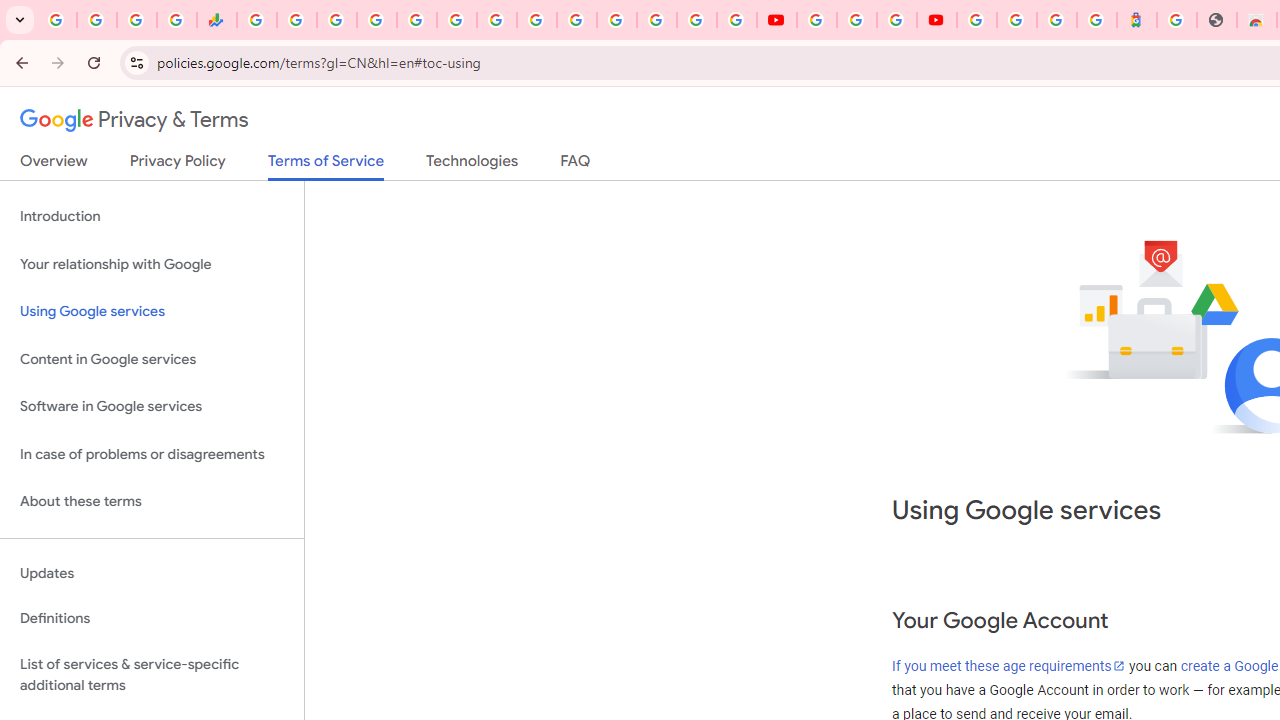 Image resolution: width=1280 pixels, height=720 pixels. Describe the element at coordinates (151, 358) in the screenshot. I see `'Content in Google services'` at that location.